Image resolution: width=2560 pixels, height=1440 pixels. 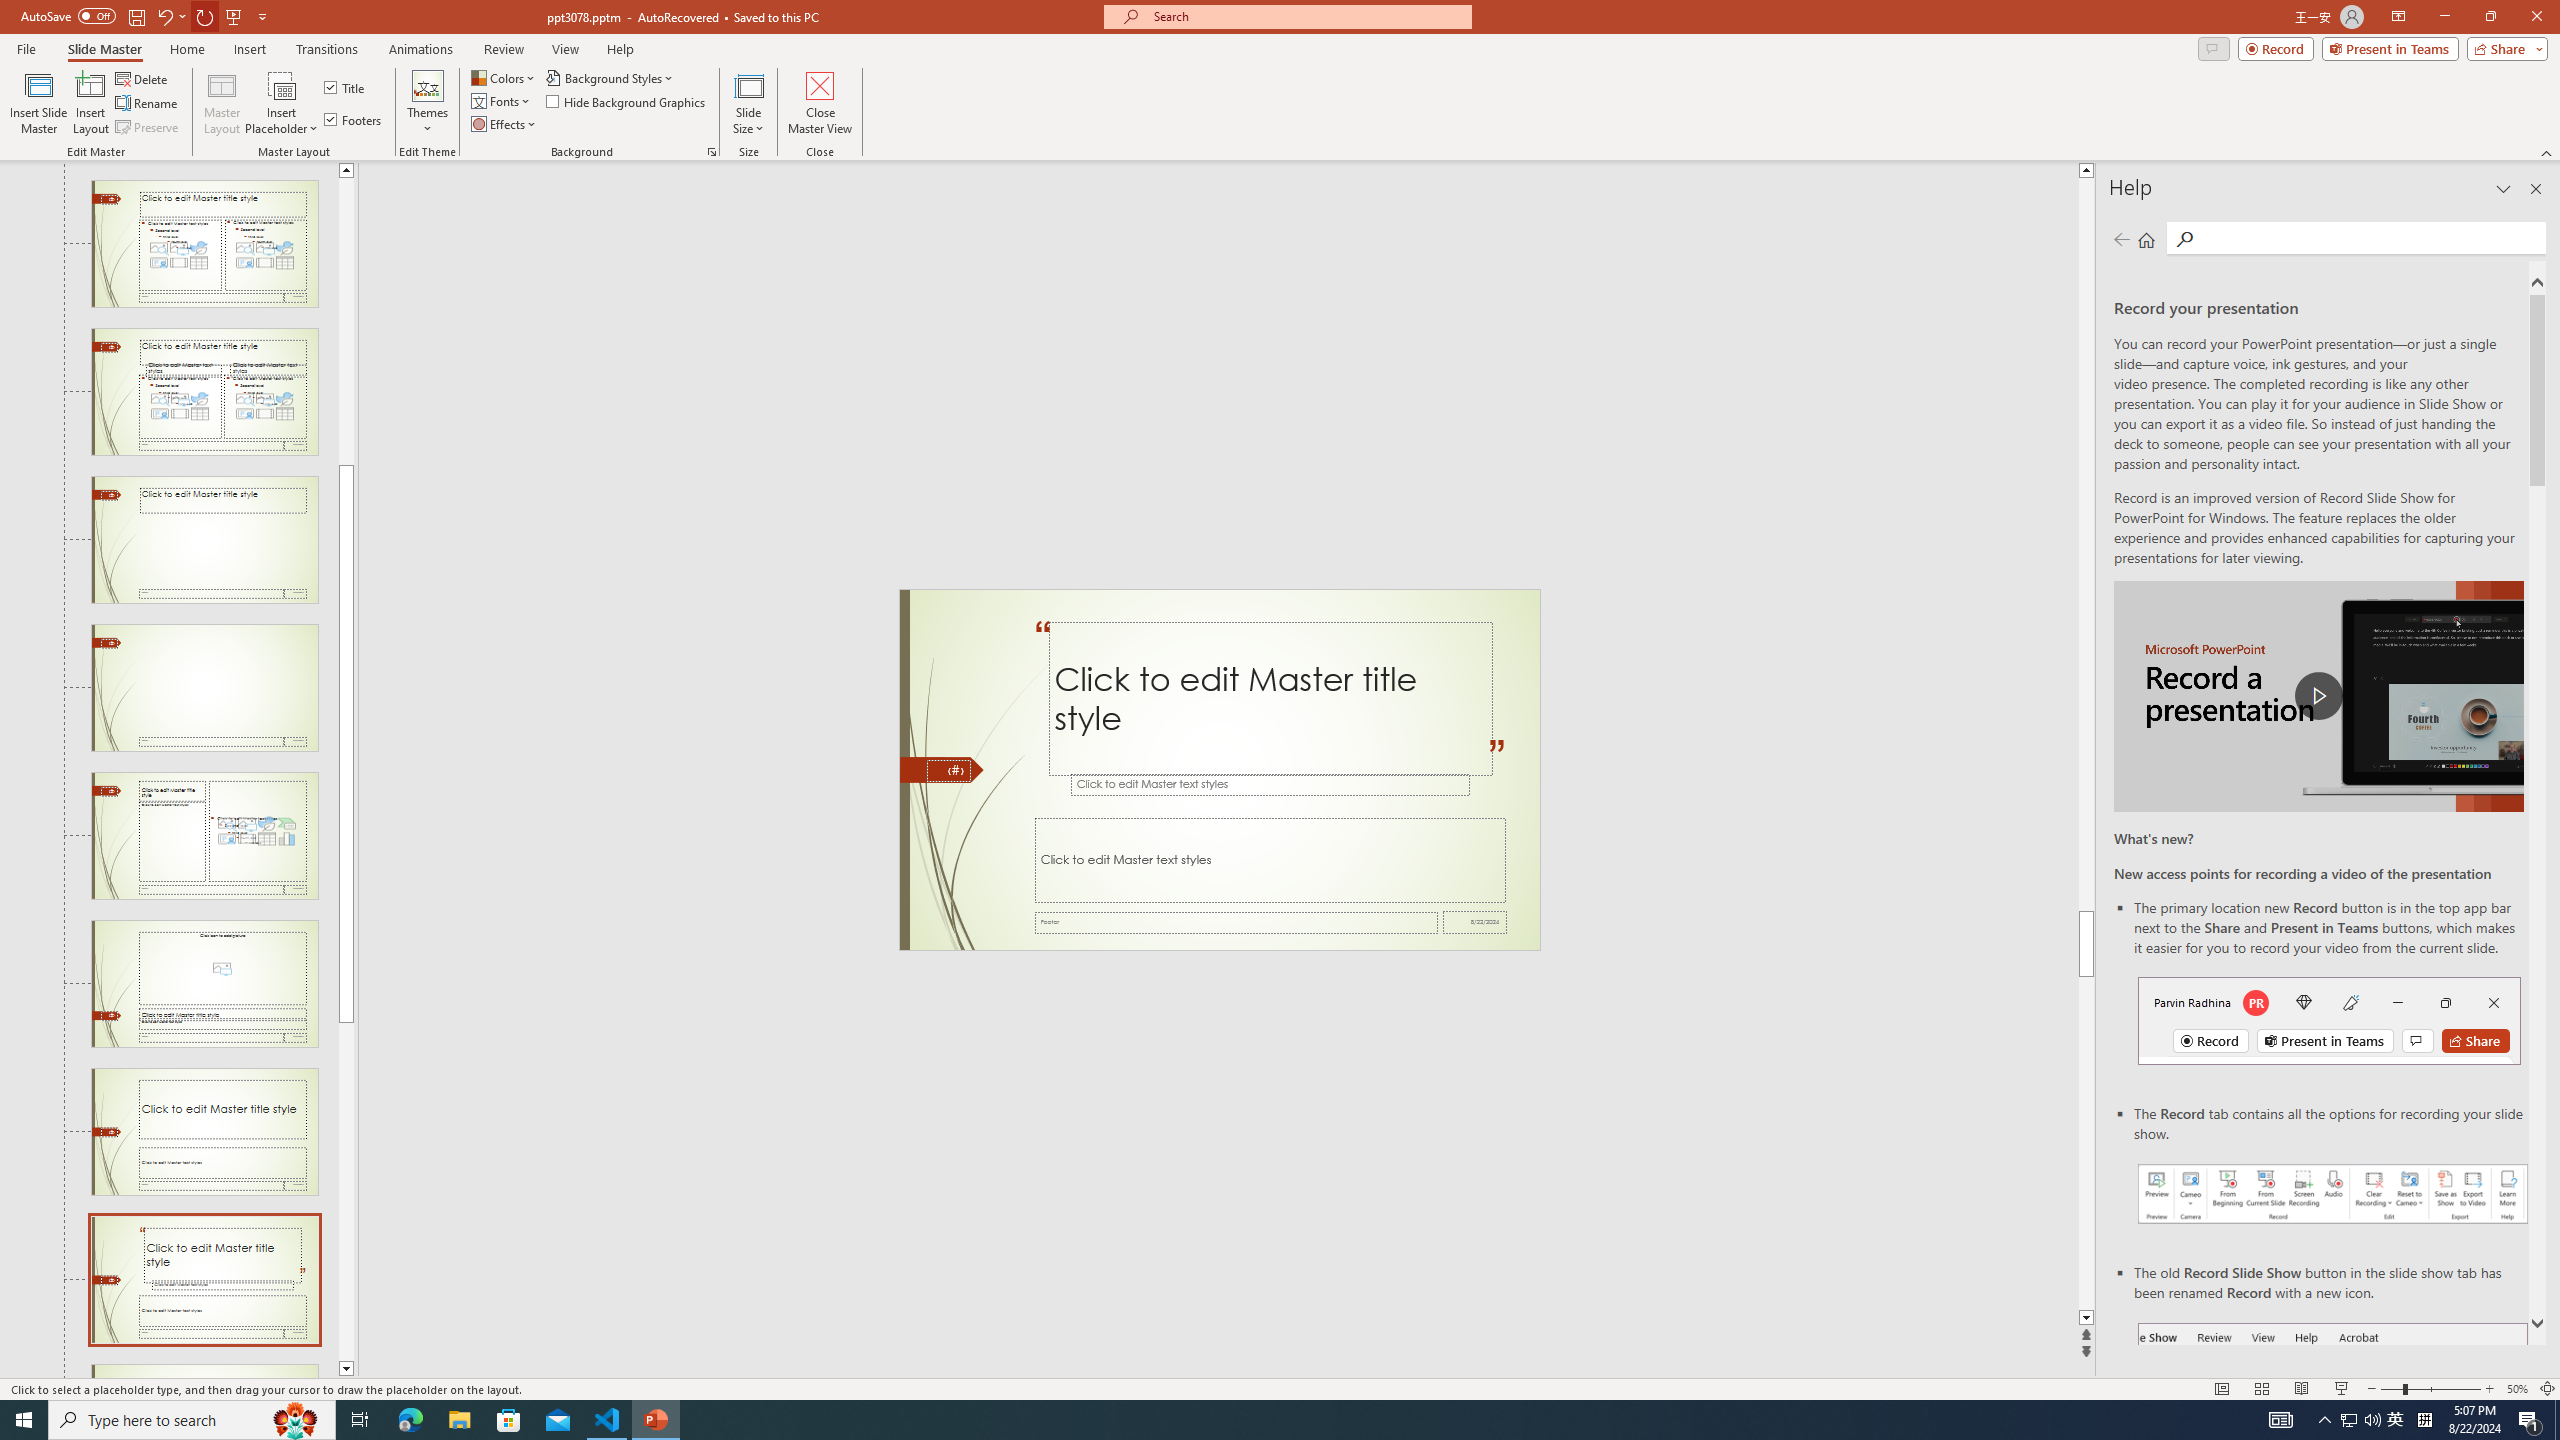 What do you see at coordinates (747, 103) in the screenshot?
I see `'Slide Size'` at bounding box center [747, 103].